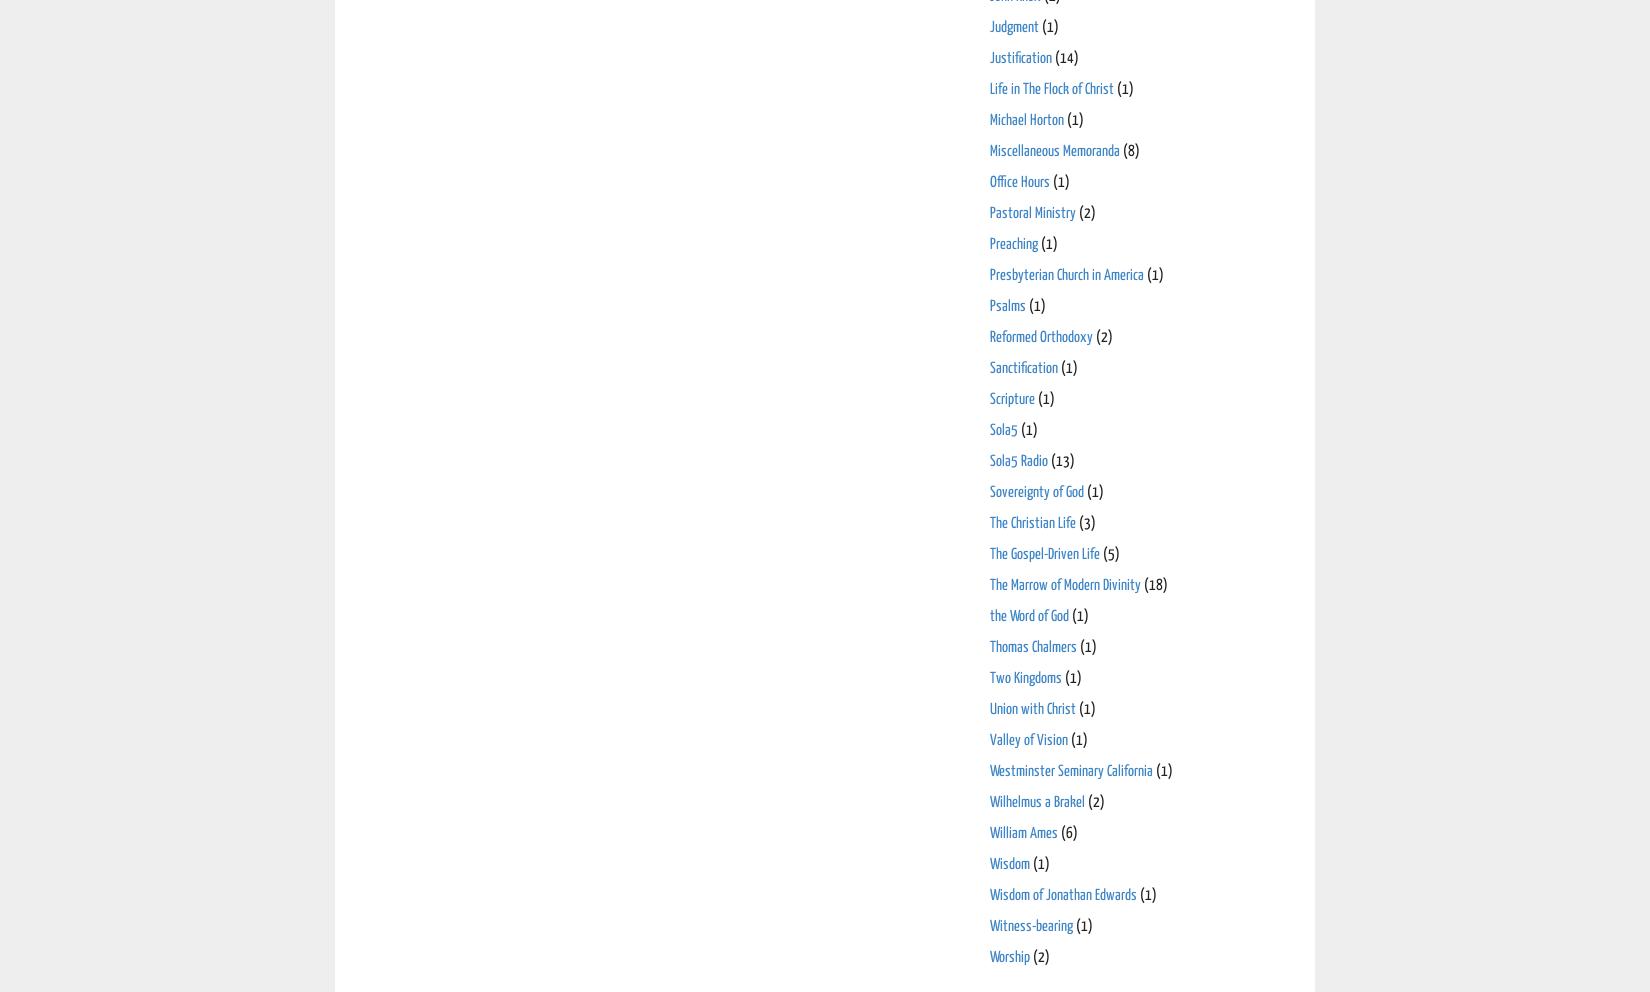  I want to click on 'Thomas Chalmers', so click(1033, 646).